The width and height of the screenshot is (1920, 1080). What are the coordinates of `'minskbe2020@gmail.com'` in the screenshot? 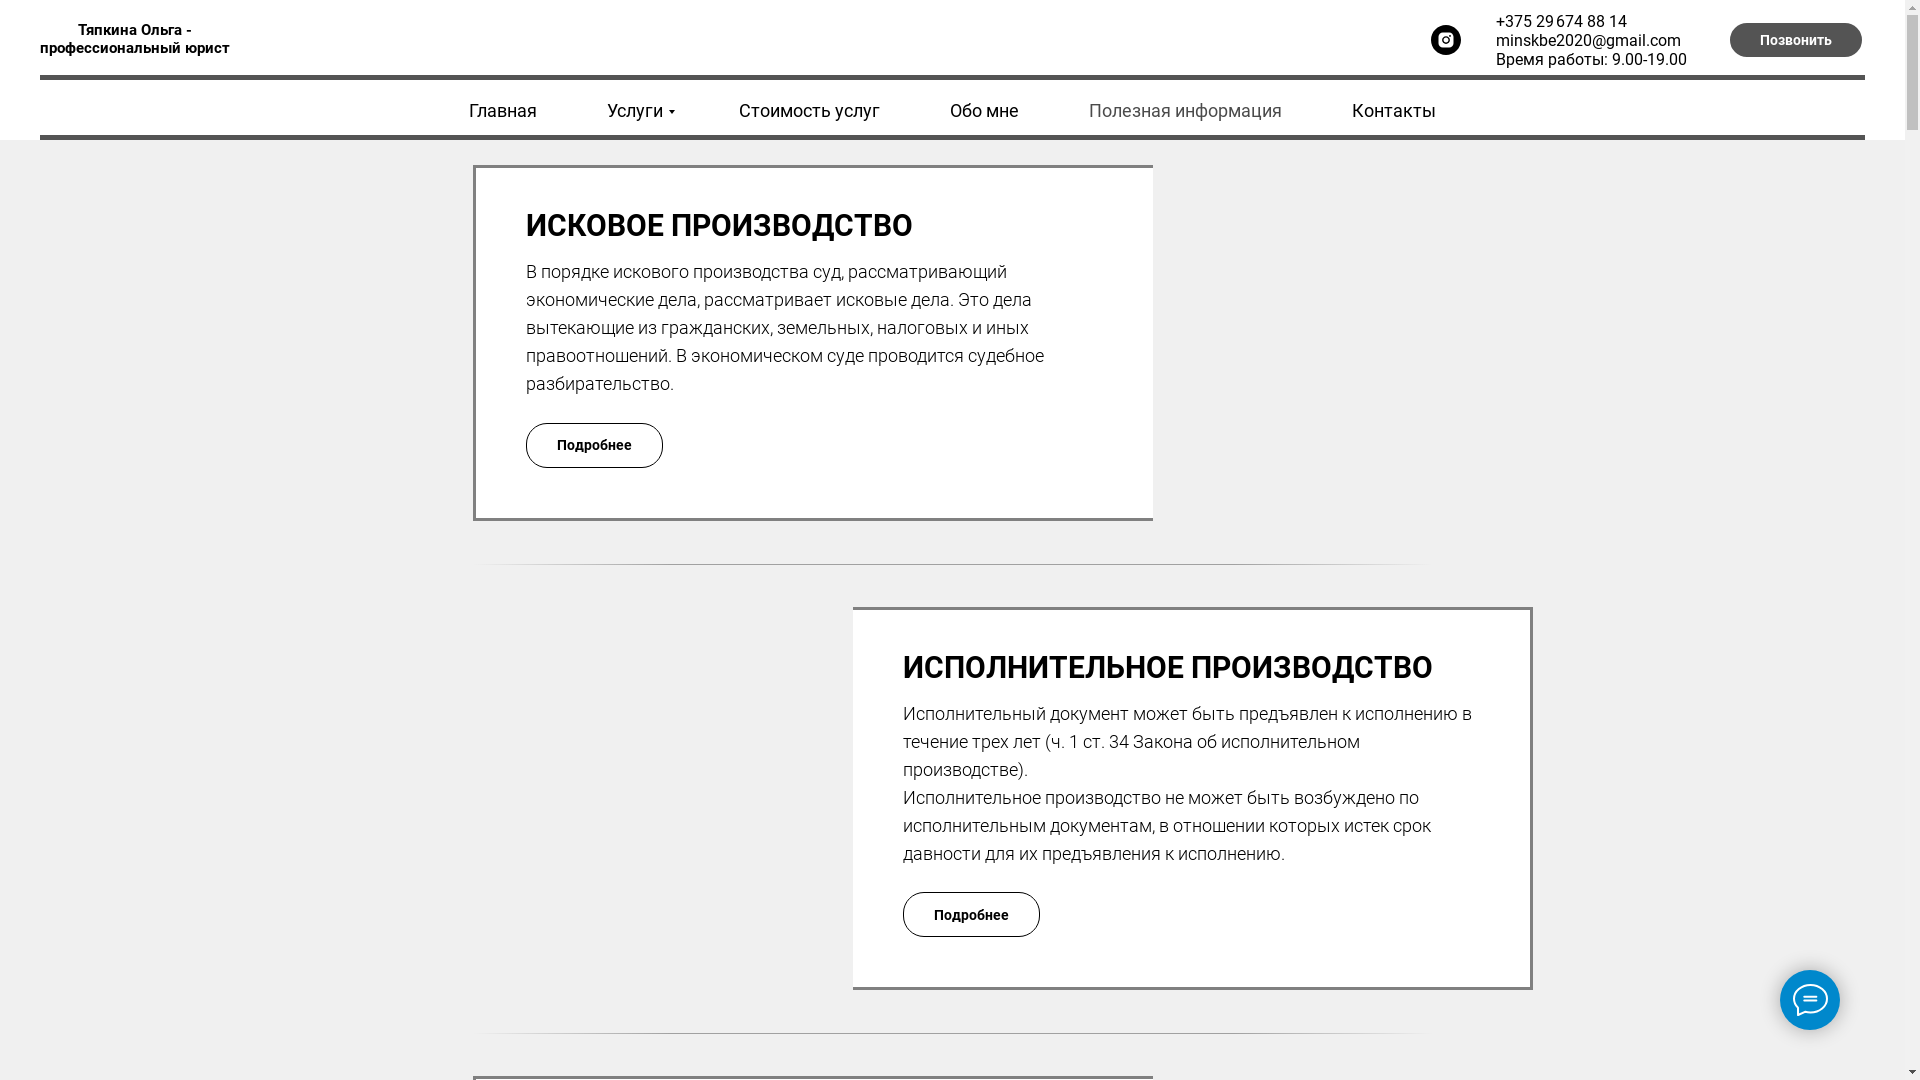 It's located at (1587, 39).